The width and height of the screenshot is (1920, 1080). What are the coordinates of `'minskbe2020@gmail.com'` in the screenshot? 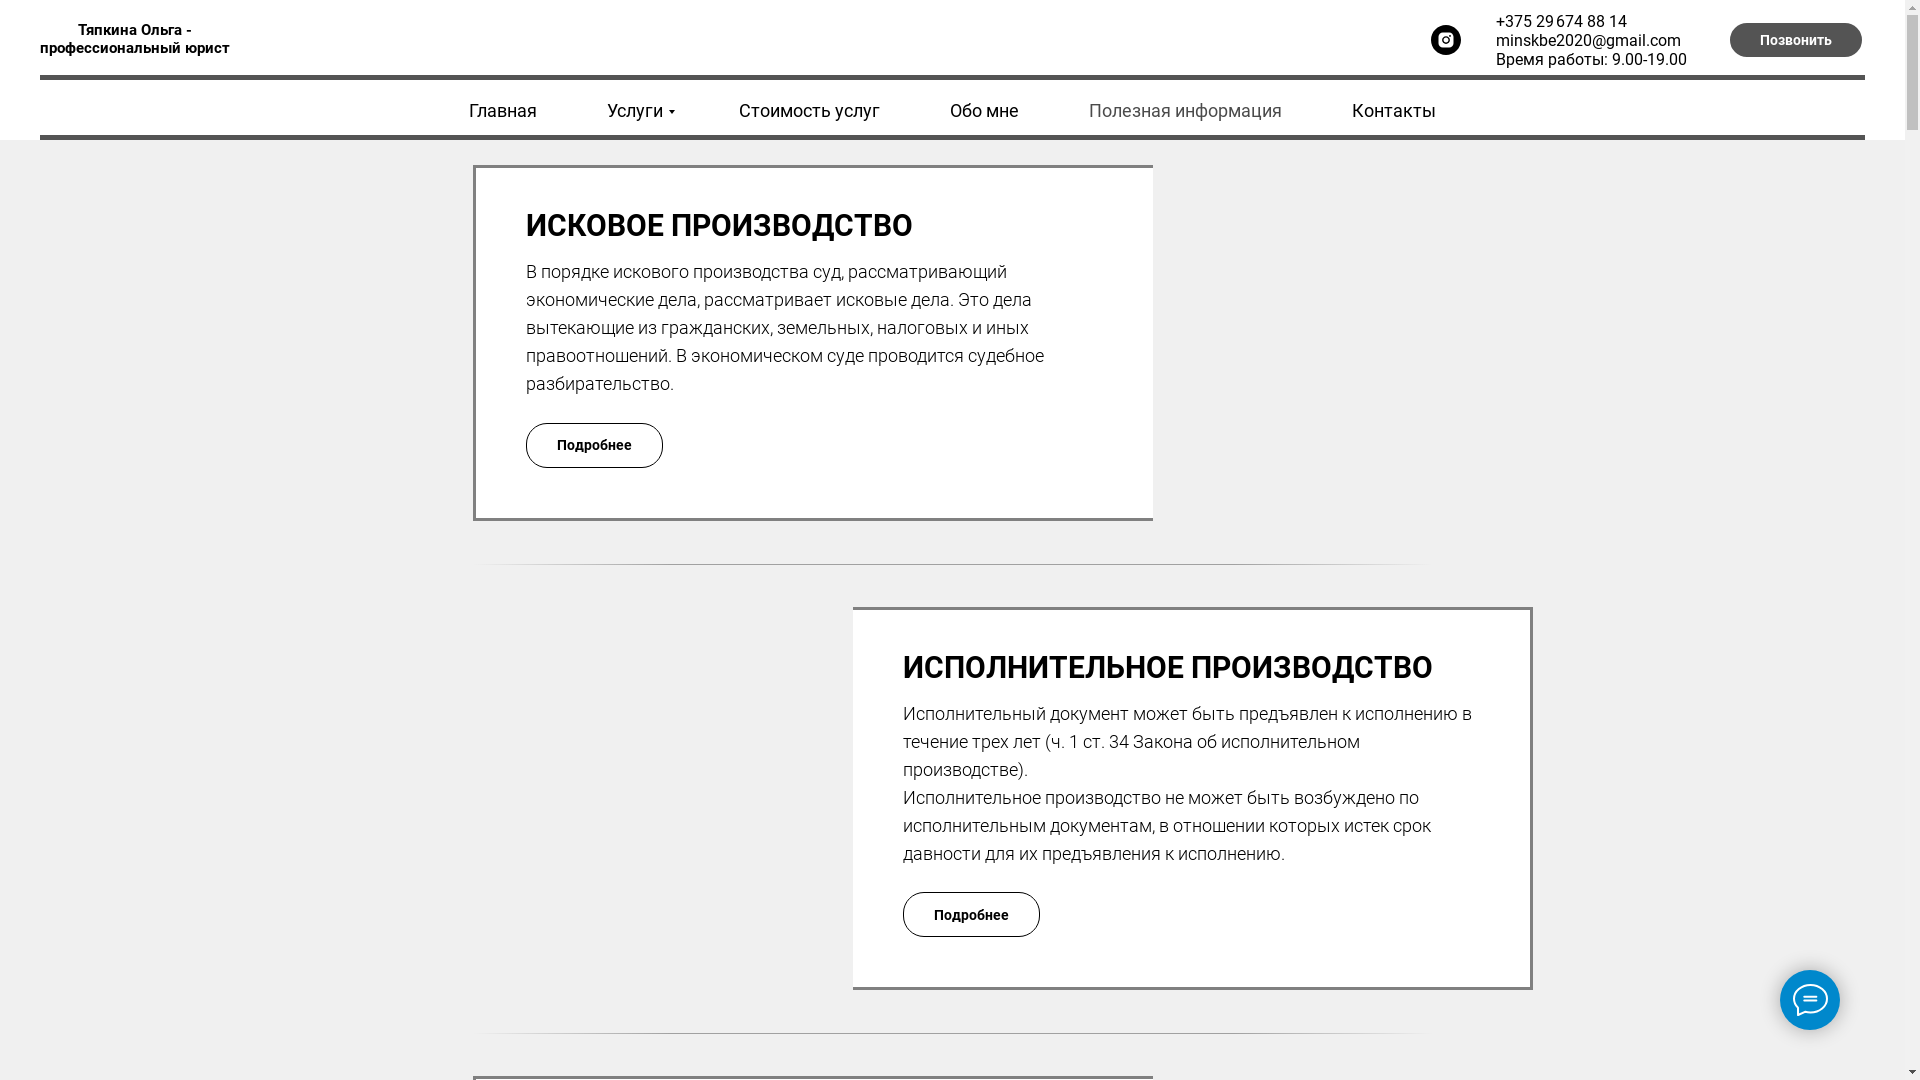 It's located at (1587, 39).